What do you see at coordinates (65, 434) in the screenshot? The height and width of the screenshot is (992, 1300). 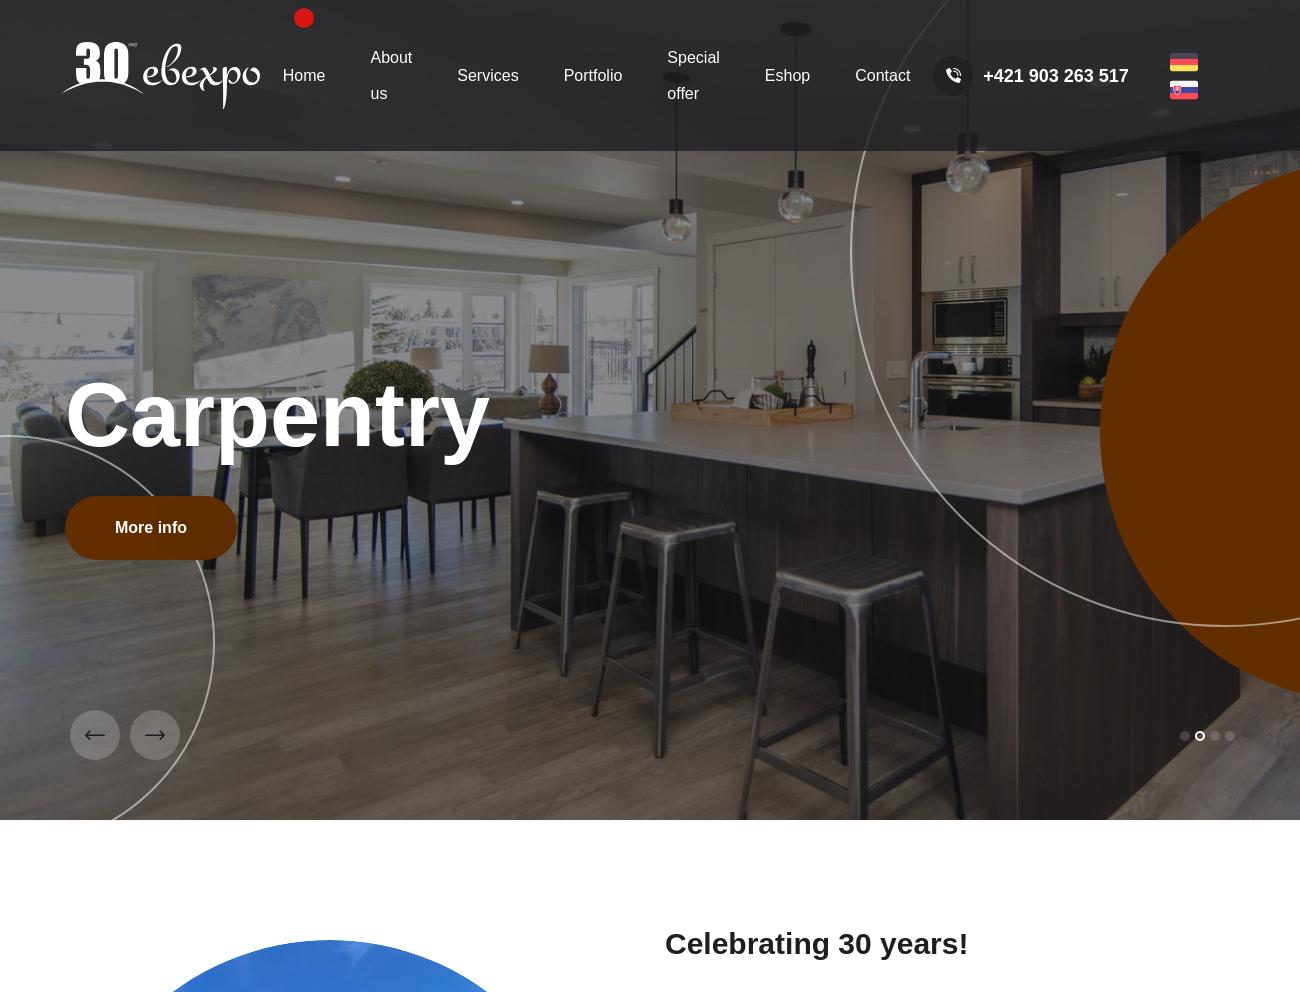 I see `'Our company is also trying to go the way of ZERO WASTE, although it is still challenging for us as we are also dependent on the environmental approach of our suppliers in this respect. However, we strive, among other things, to work only with suppliers who share the same corporate philosophy on environmental protection as we do.'` at bounding box center [65, 434].